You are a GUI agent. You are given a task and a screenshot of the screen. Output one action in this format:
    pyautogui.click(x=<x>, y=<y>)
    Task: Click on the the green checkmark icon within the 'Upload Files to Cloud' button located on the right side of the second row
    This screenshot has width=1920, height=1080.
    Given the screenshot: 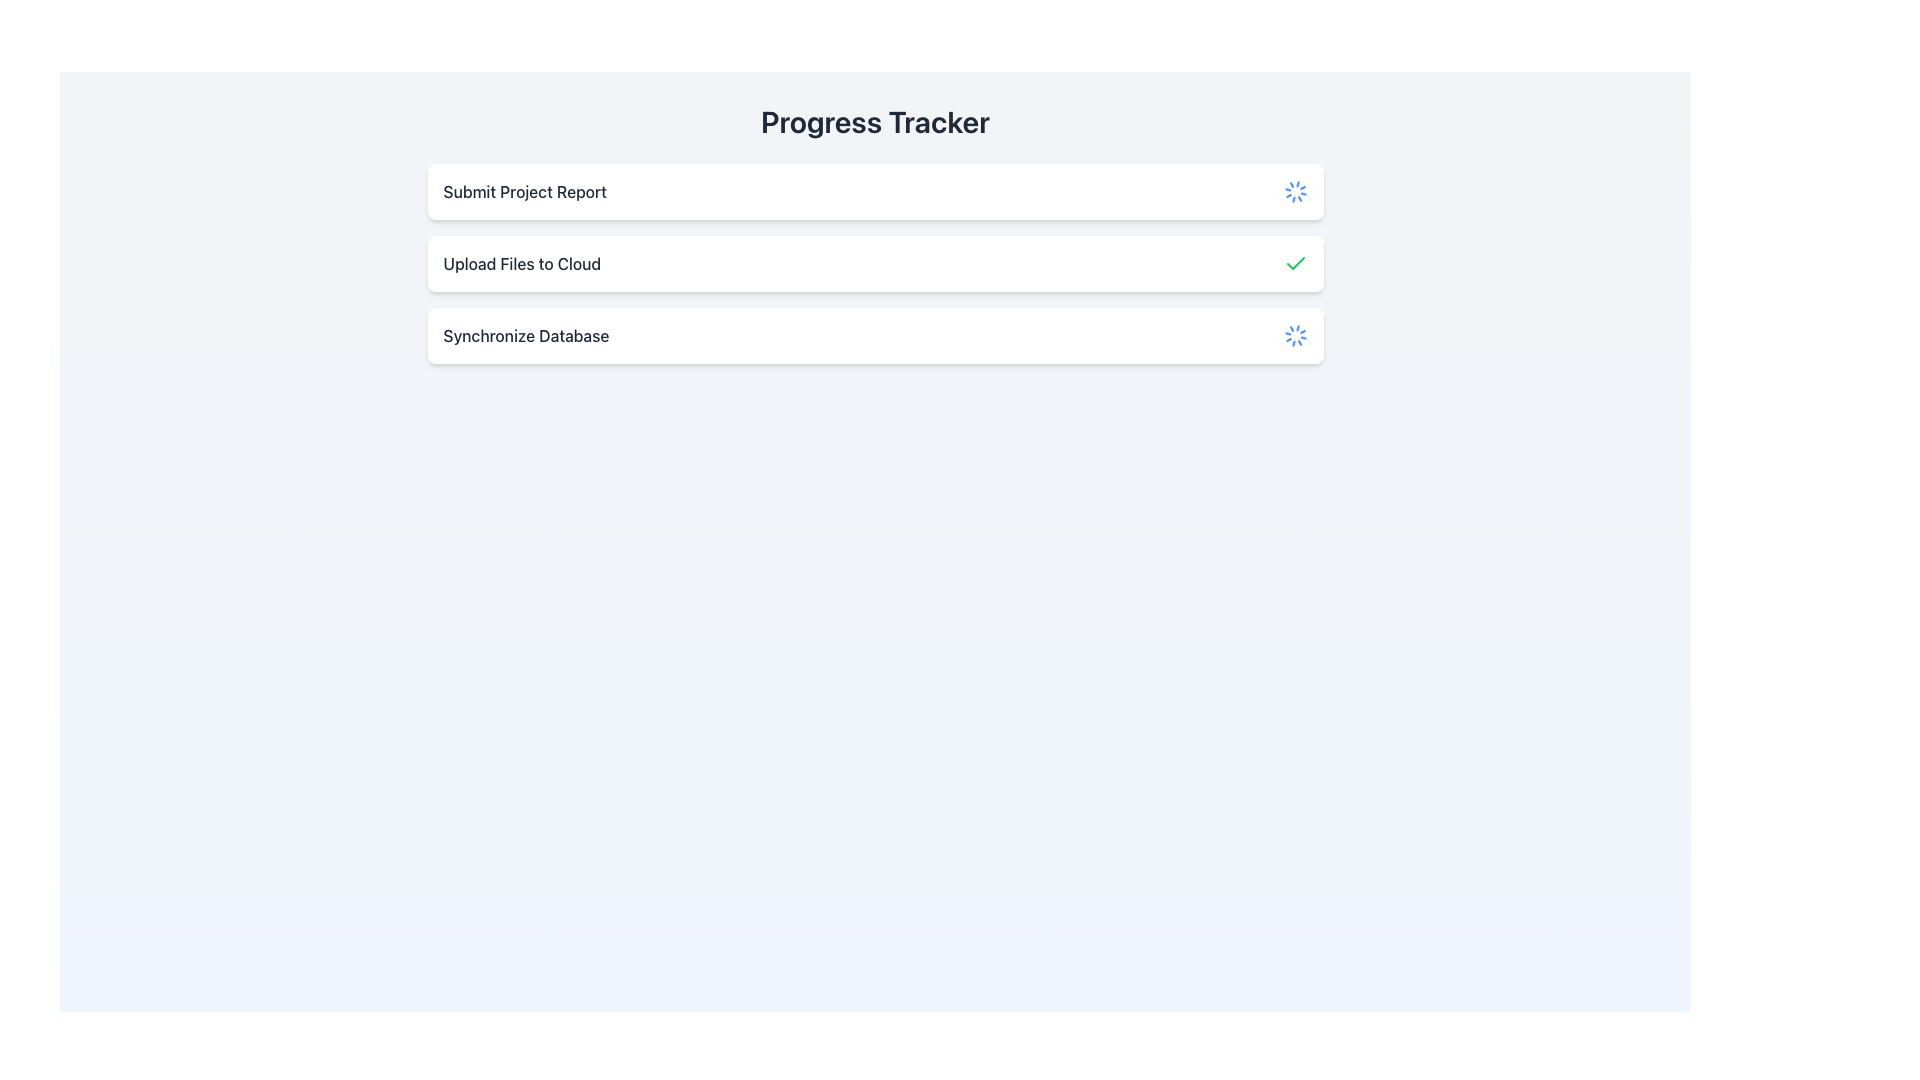 What is the action you would take?
    pyautogui.click(x=1295, y=262)
    